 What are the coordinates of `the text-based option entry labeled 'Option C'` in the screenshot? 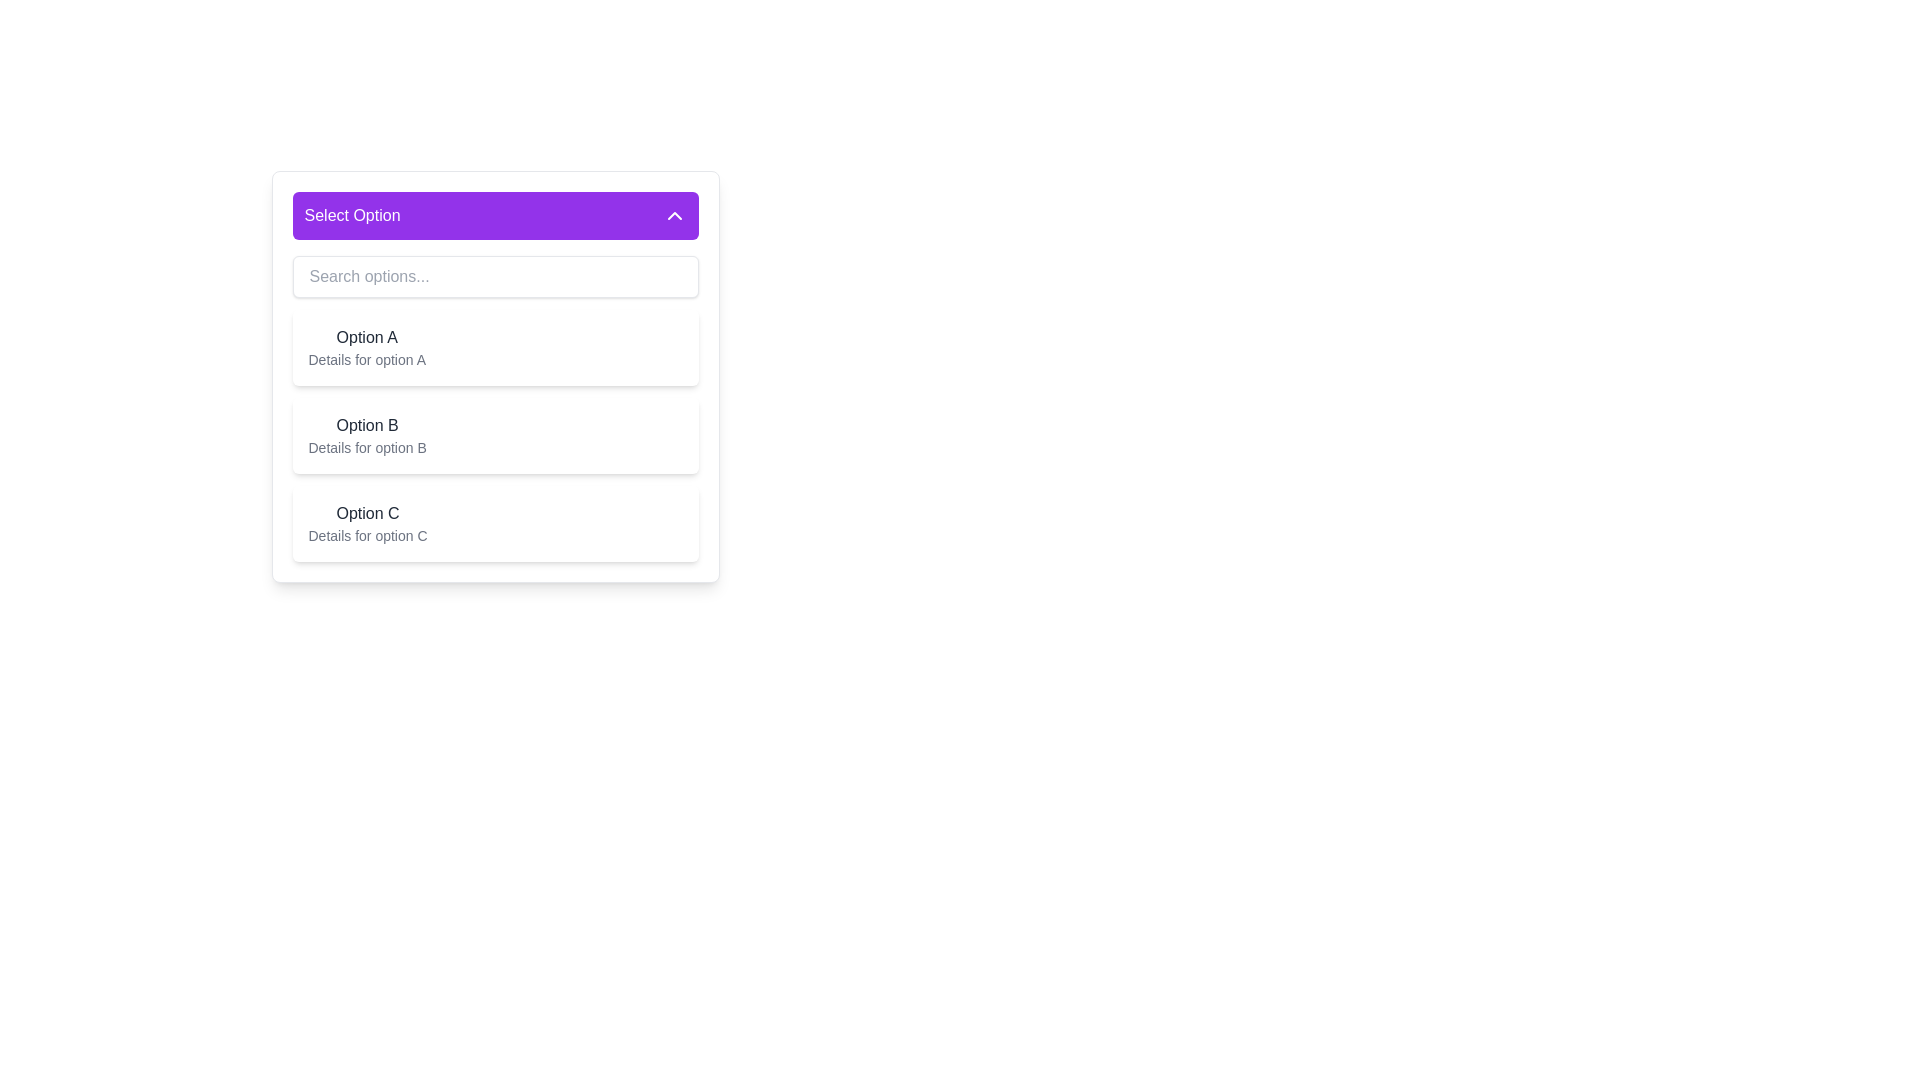 It's located at (368, 523).